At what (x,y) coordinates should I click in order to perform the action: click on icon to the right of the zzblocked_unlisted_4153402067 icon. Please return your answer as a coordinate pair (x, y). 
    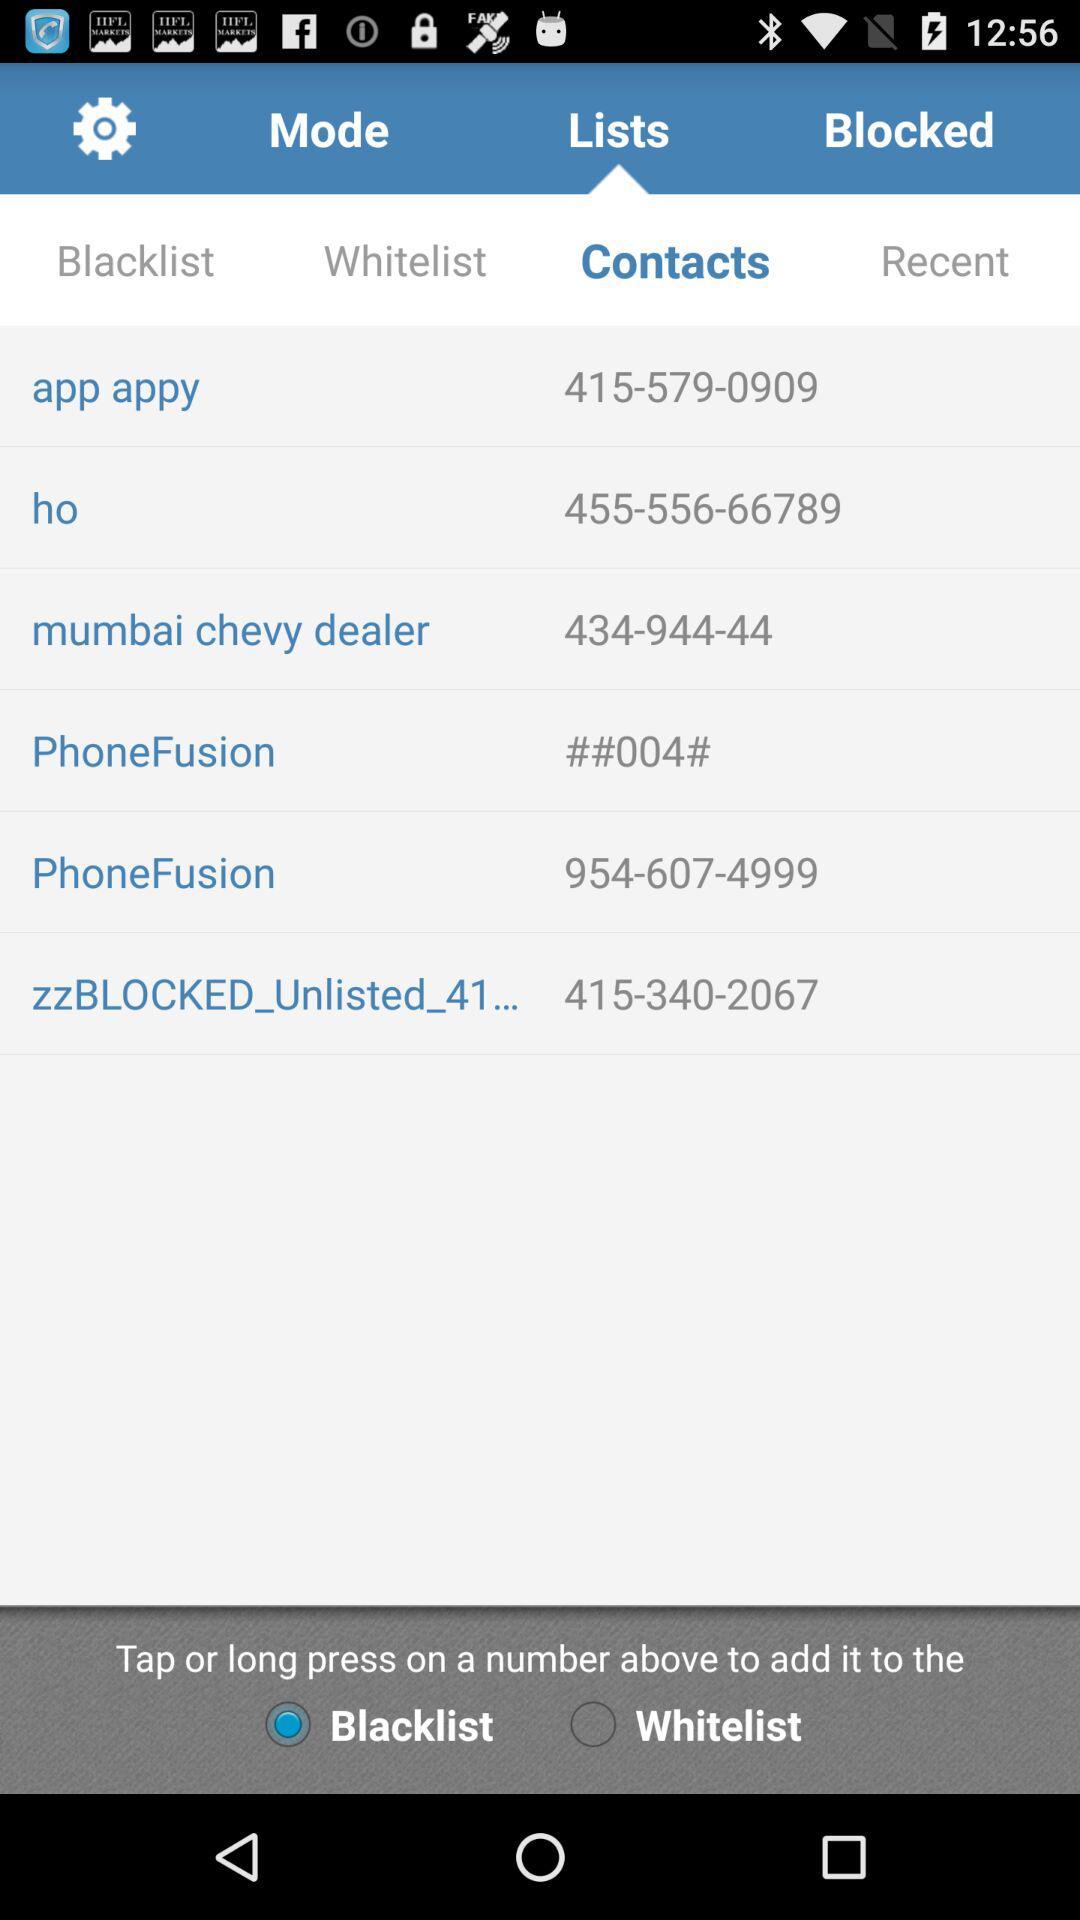
    Looking at the image, I should click on (814, 993).